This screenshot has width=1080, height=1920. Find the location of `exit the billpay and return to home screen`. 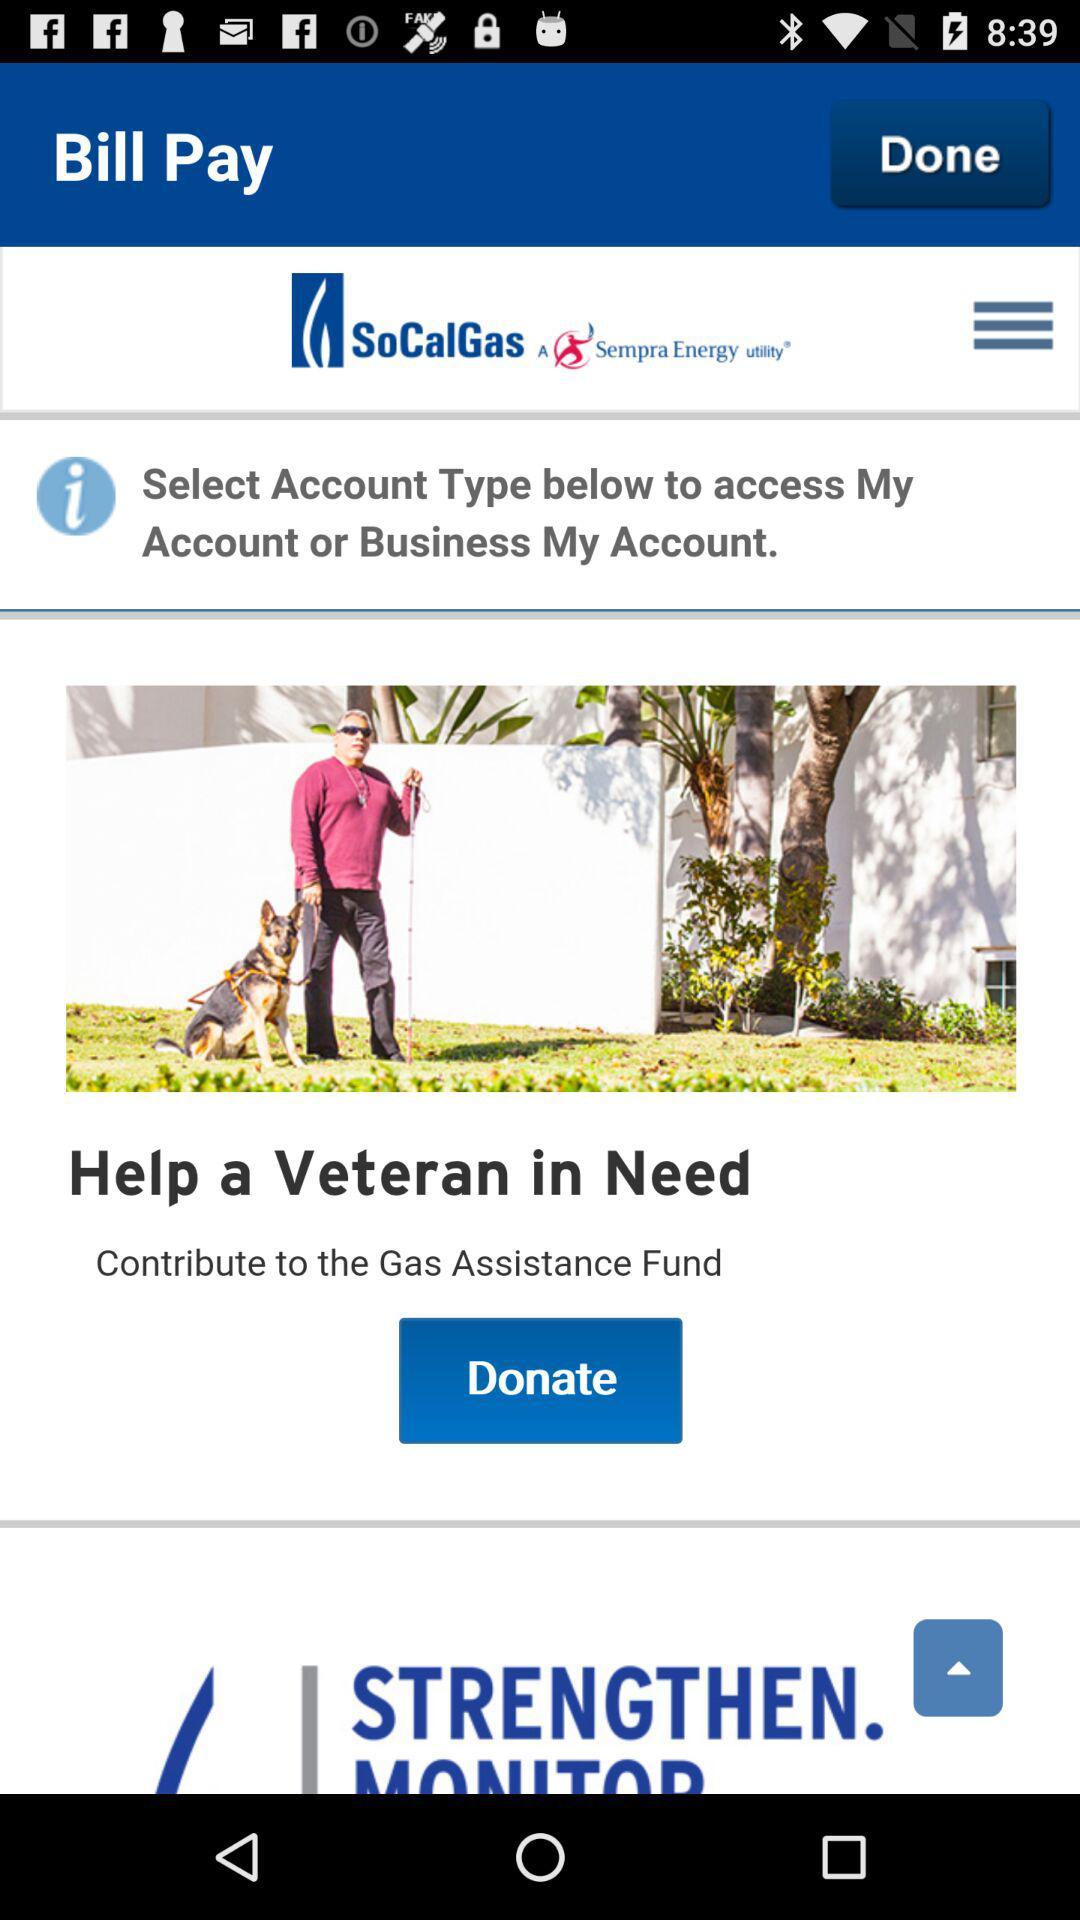

exit the billpay and return to home screen is located at coordinates (941, 153).